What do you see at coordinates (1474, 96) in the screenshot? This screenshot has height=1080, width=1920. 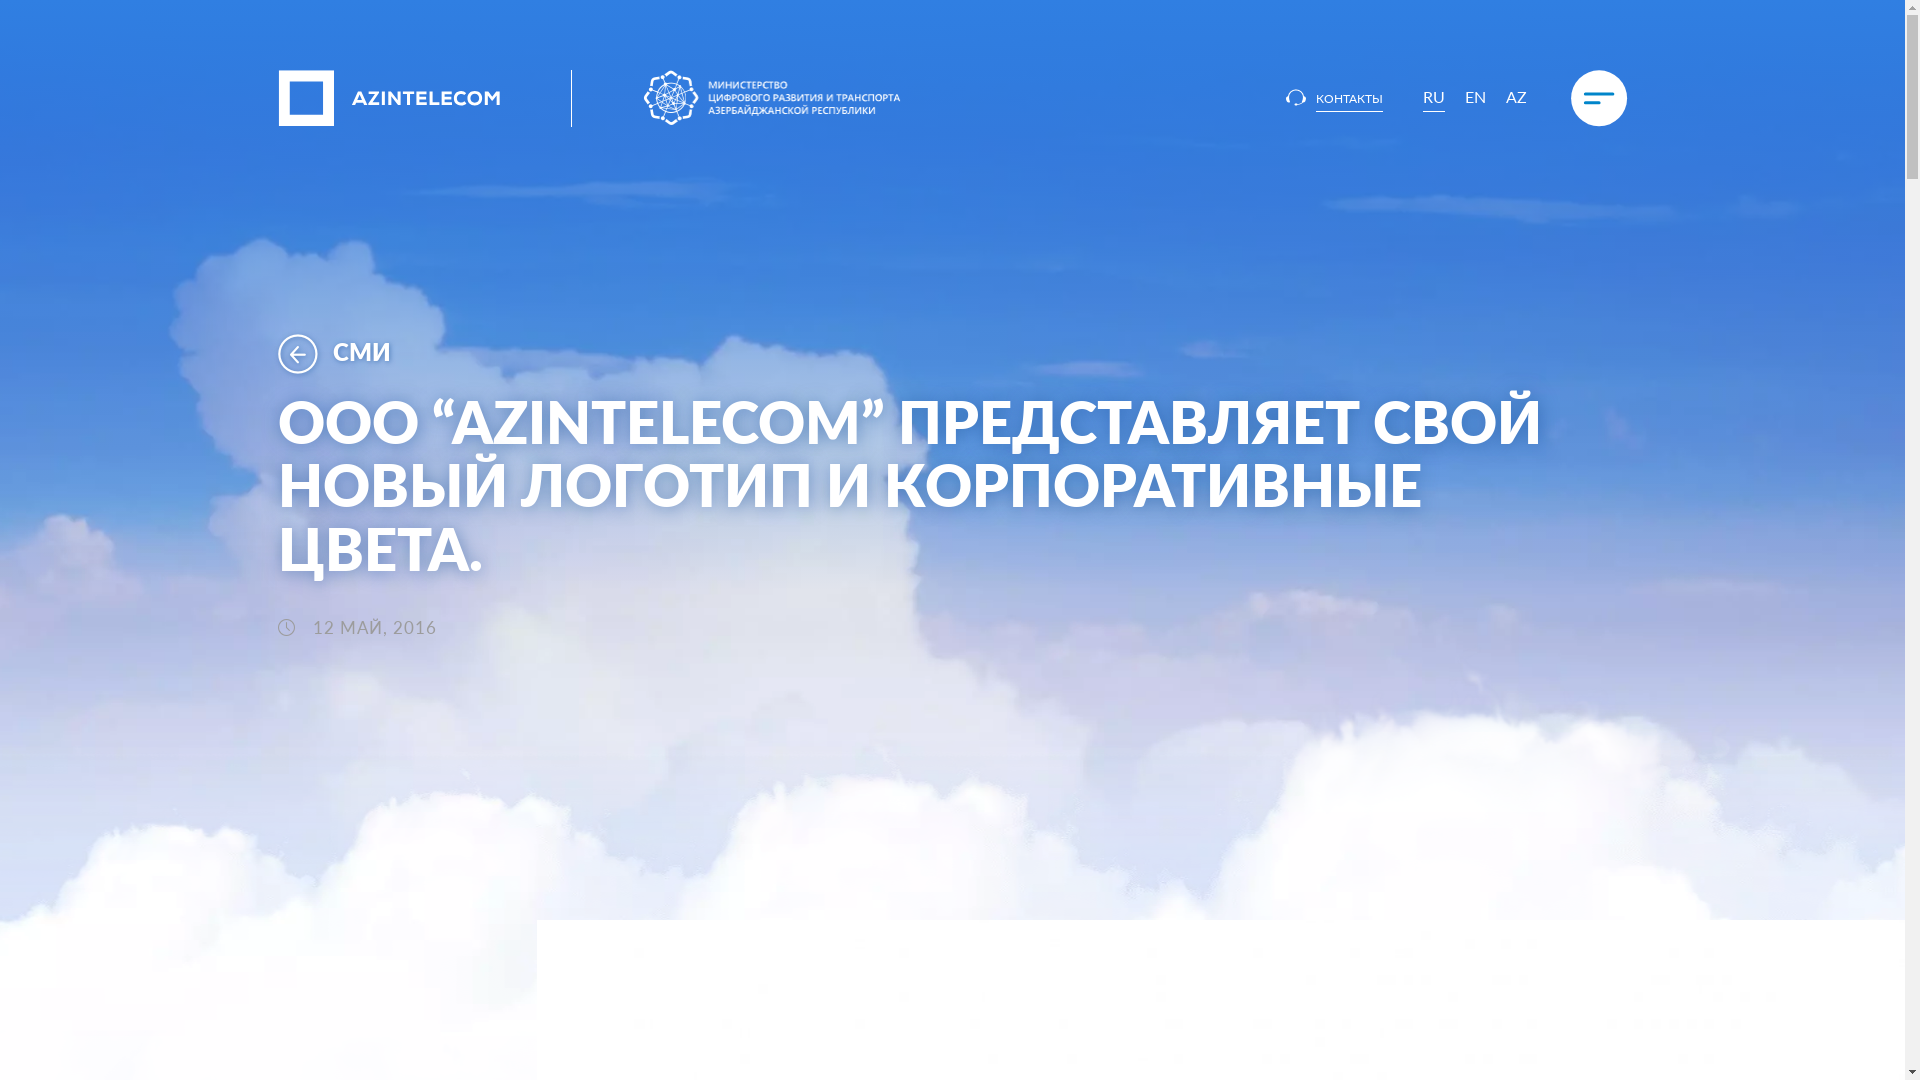 I see `'EN'` at bounding box center [1474, 96].